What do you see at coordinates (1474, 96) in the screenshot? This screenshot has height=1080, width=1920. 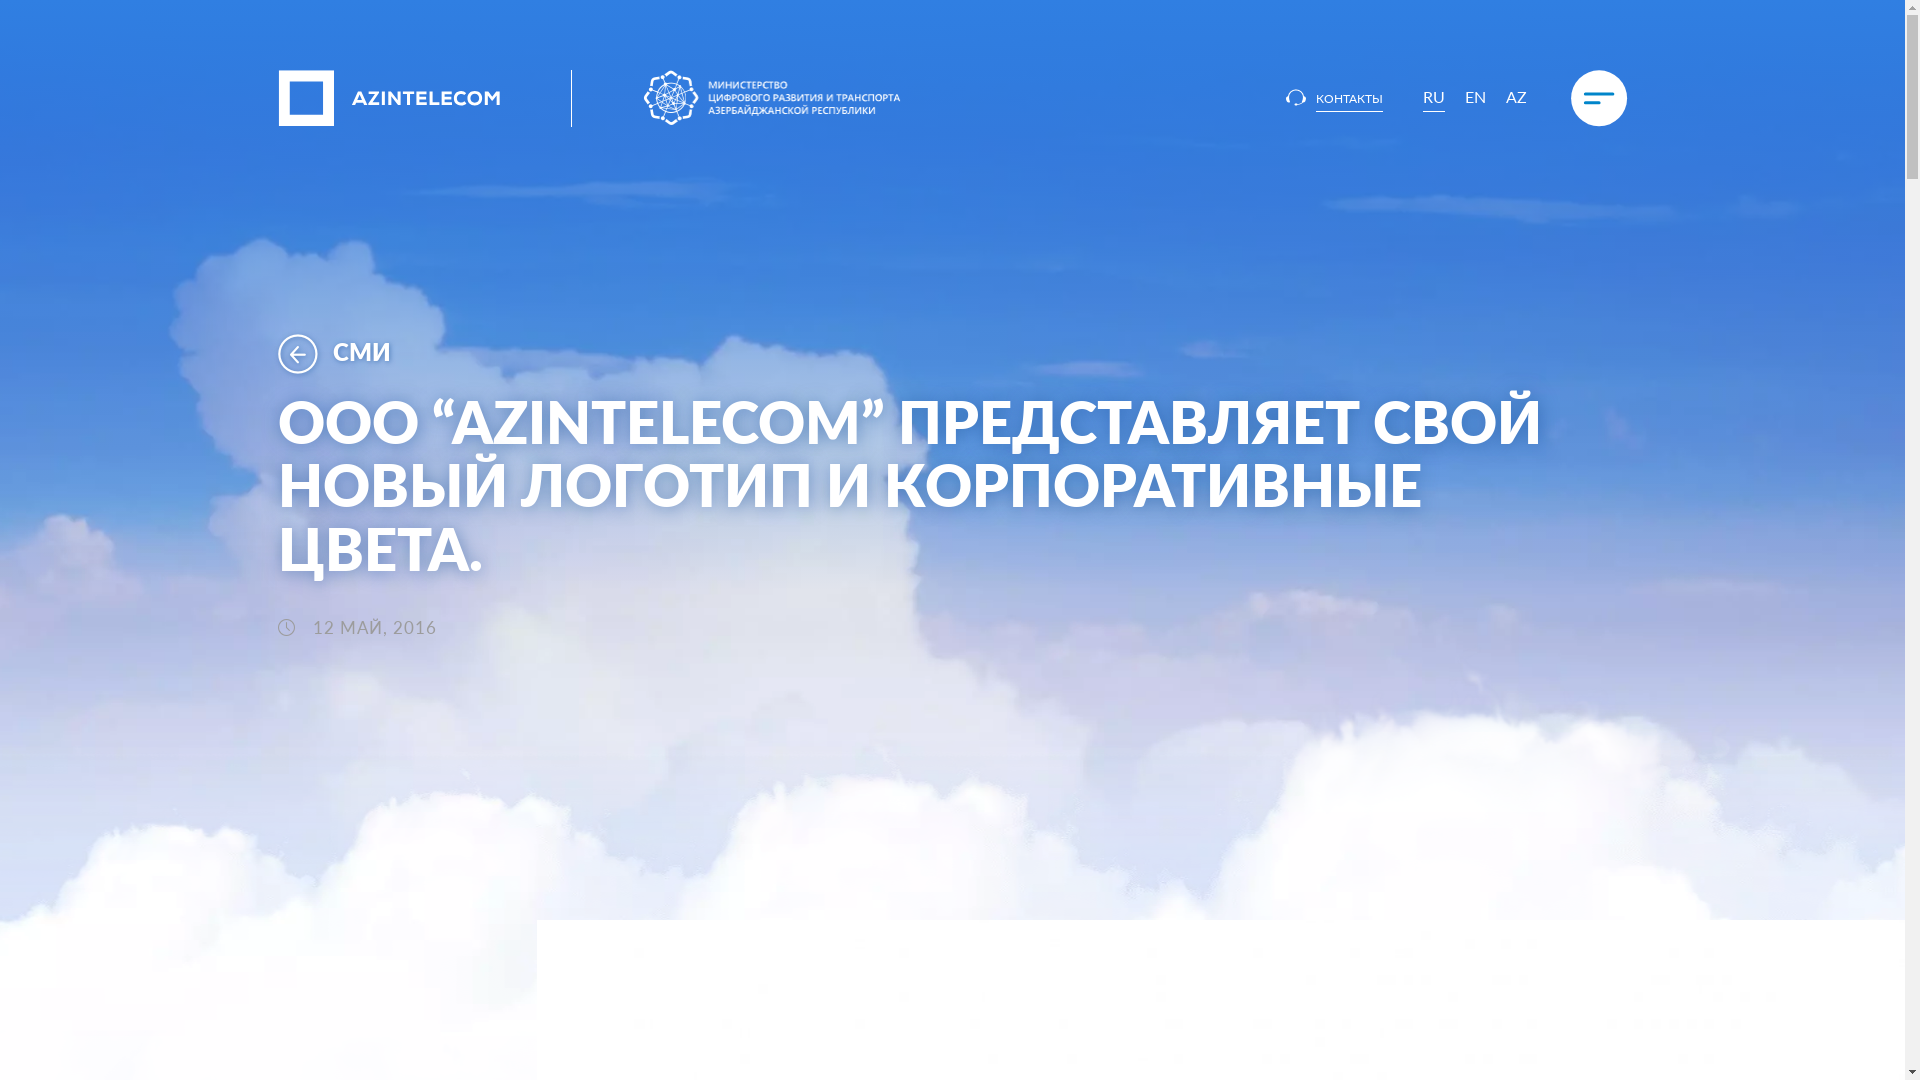 I see `'EN'` at bounding box center [1474, 96].